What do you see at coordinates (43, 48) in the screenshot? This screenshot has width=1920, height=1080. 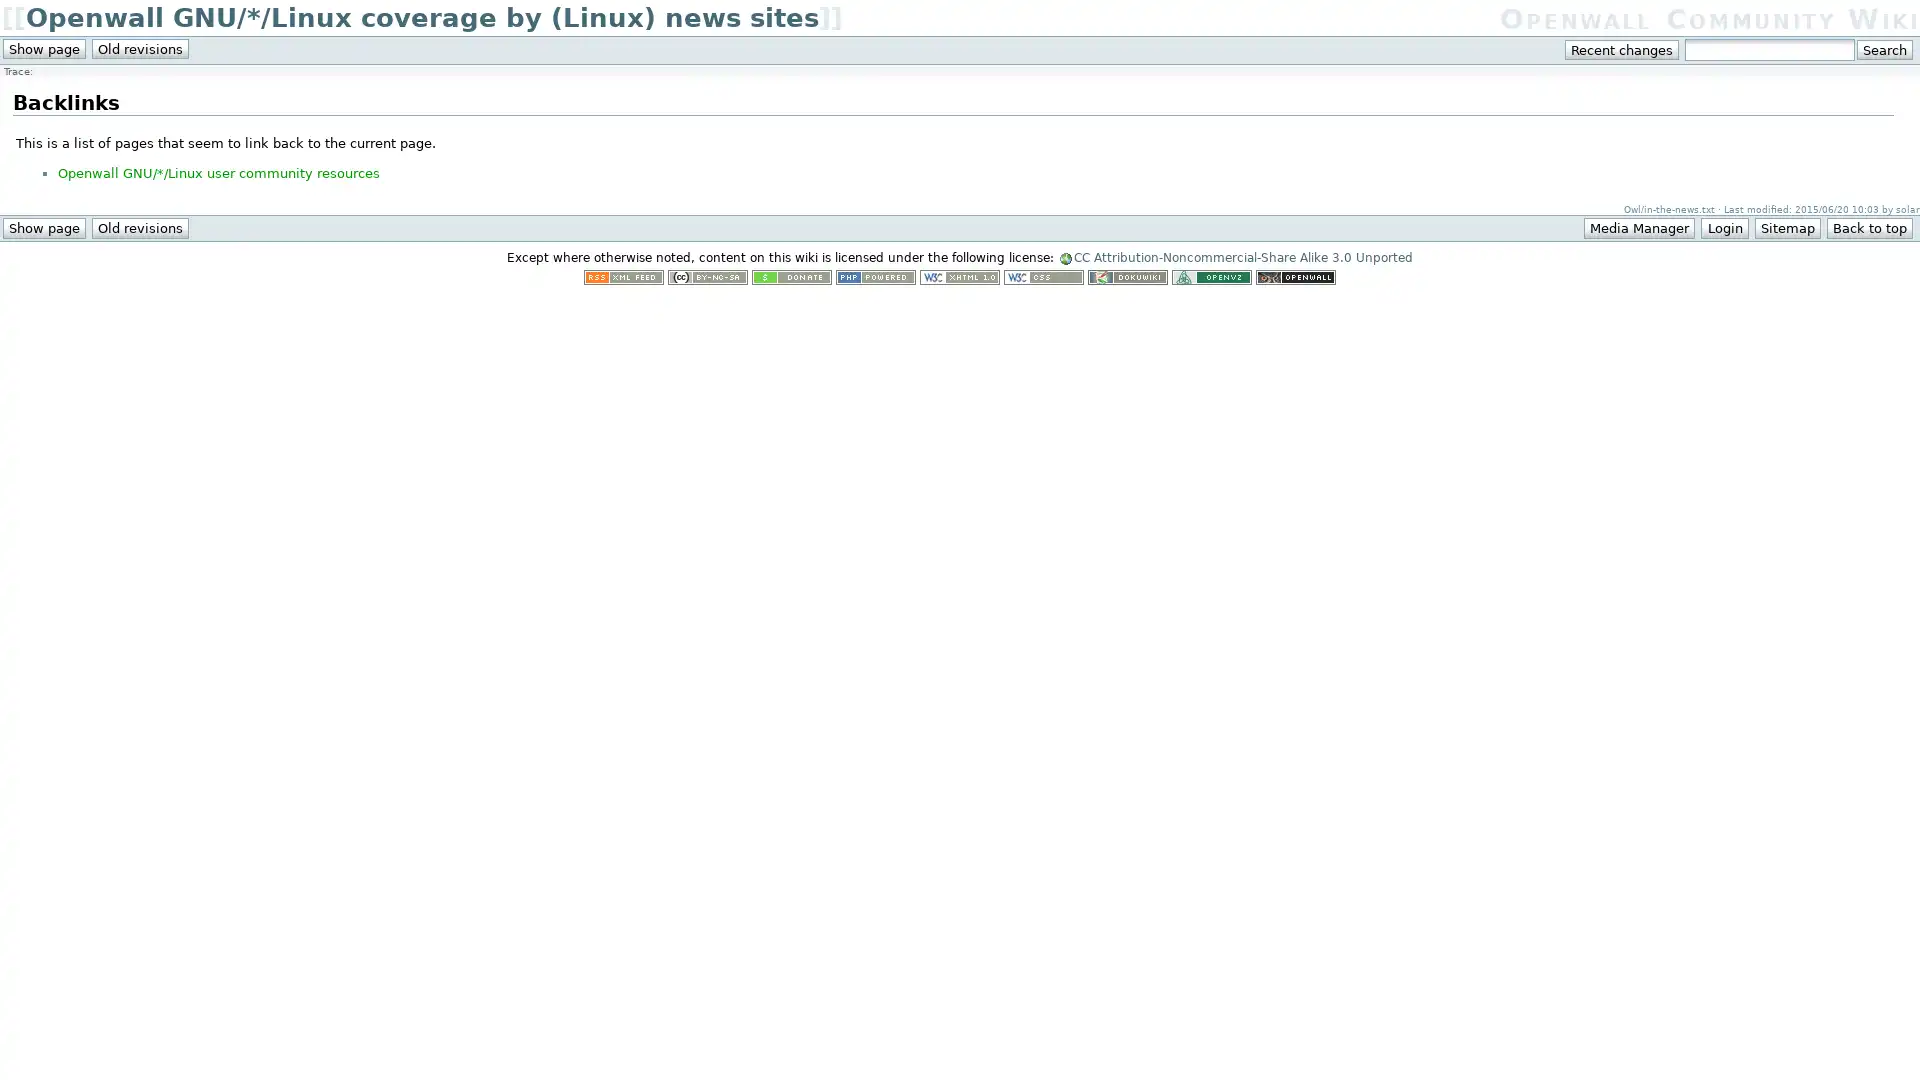 I see `Show page` at bounding box center [43, 48].